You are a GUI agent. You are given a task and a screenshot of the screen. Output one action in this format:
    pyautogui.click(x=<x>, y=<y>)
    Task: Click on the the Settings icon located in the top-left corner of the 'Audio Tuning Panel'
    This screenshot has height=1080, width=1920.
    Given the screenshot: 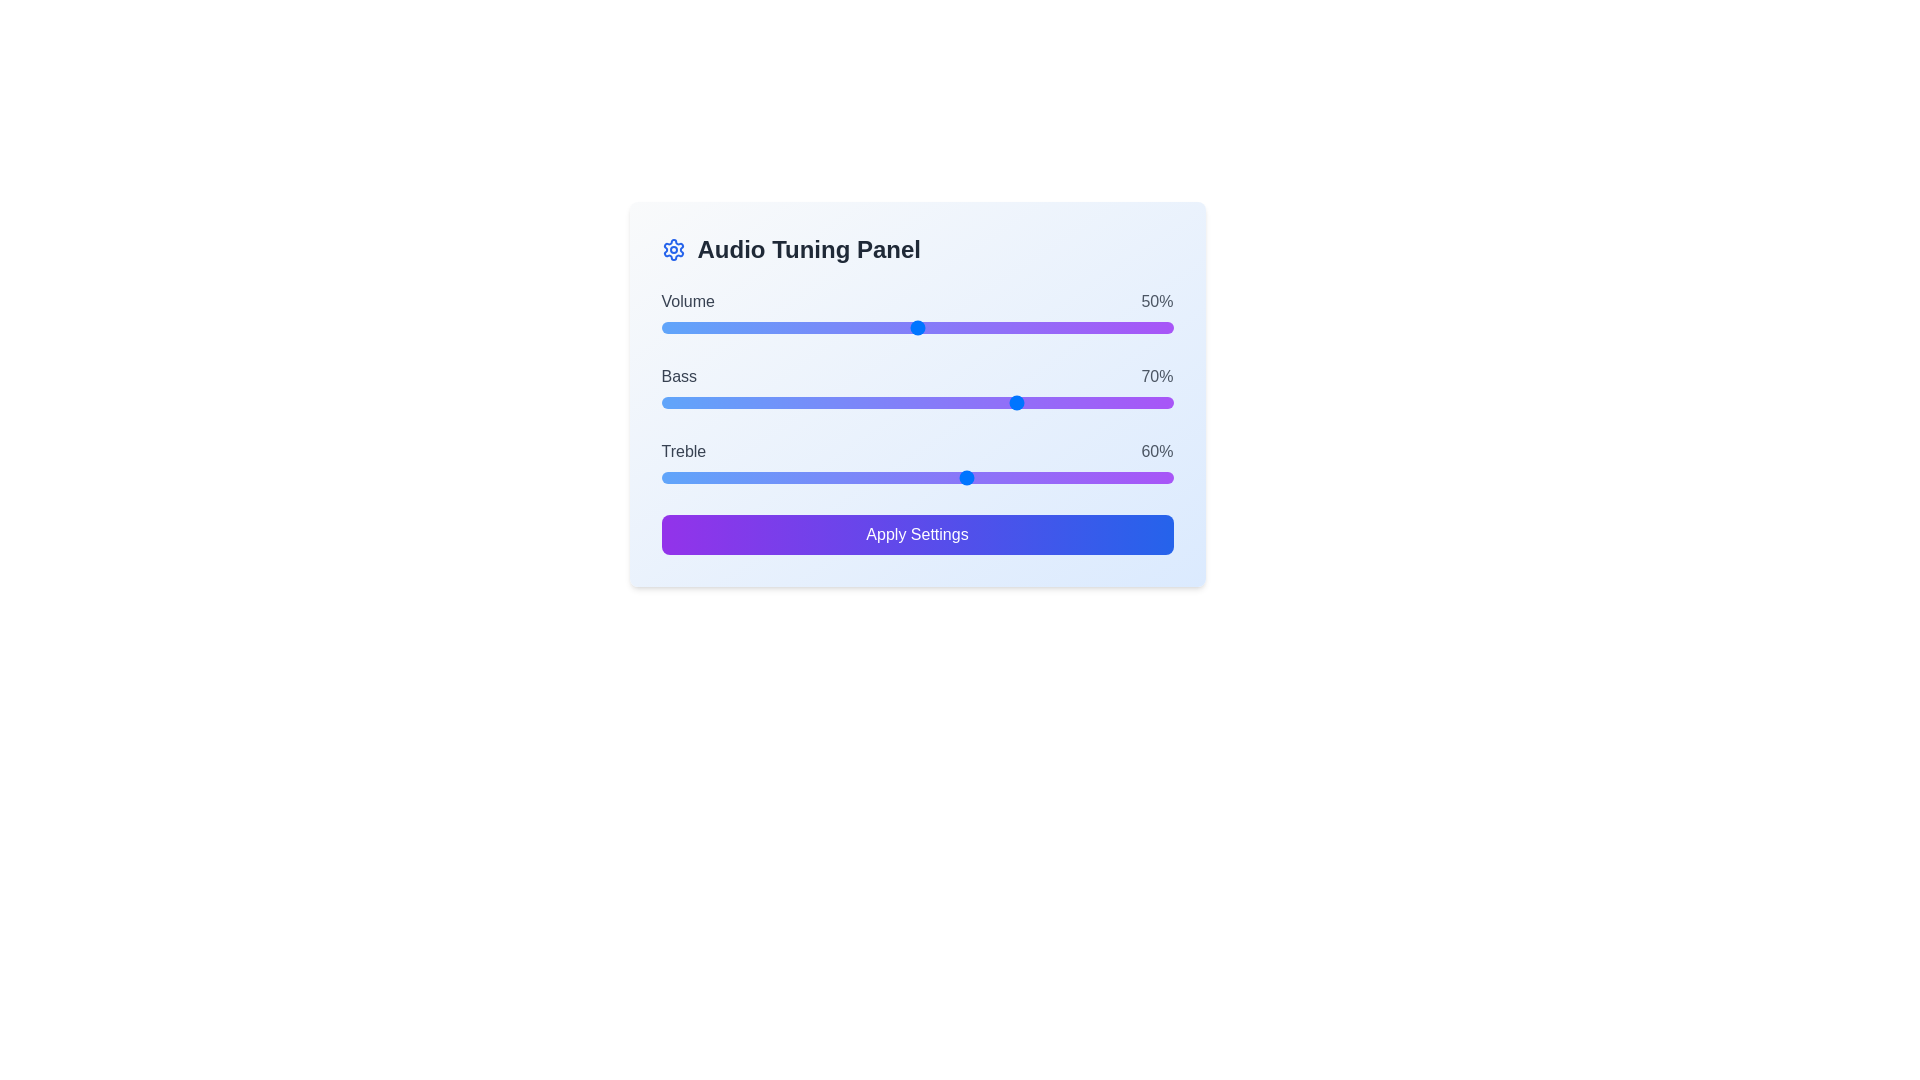 What is the action you would take?
    pyautogui.click(x=673, y=249)
    